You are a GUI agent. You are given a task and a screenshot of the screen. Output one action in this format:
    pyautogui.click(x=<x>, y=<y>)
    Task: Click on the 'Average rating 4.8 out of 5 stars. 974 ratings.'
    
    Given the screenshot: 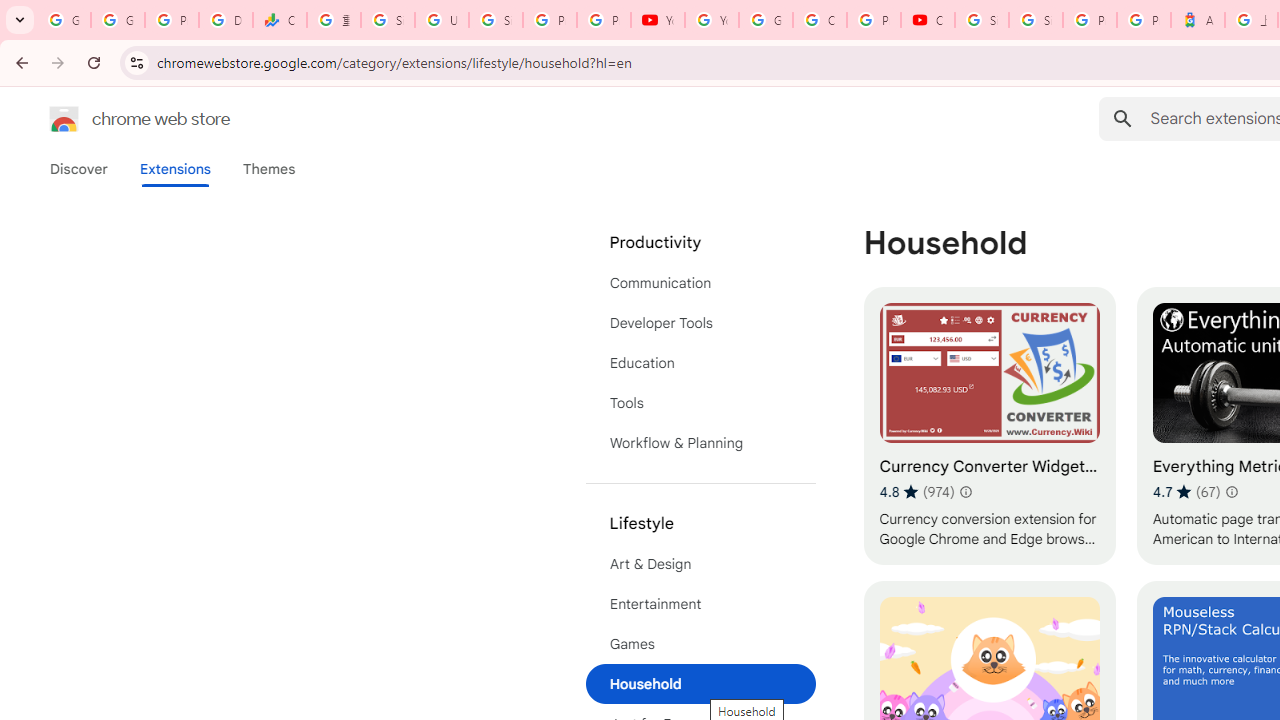 What is the action you would take?
    pyautogui.click(x=916, y=491)
    